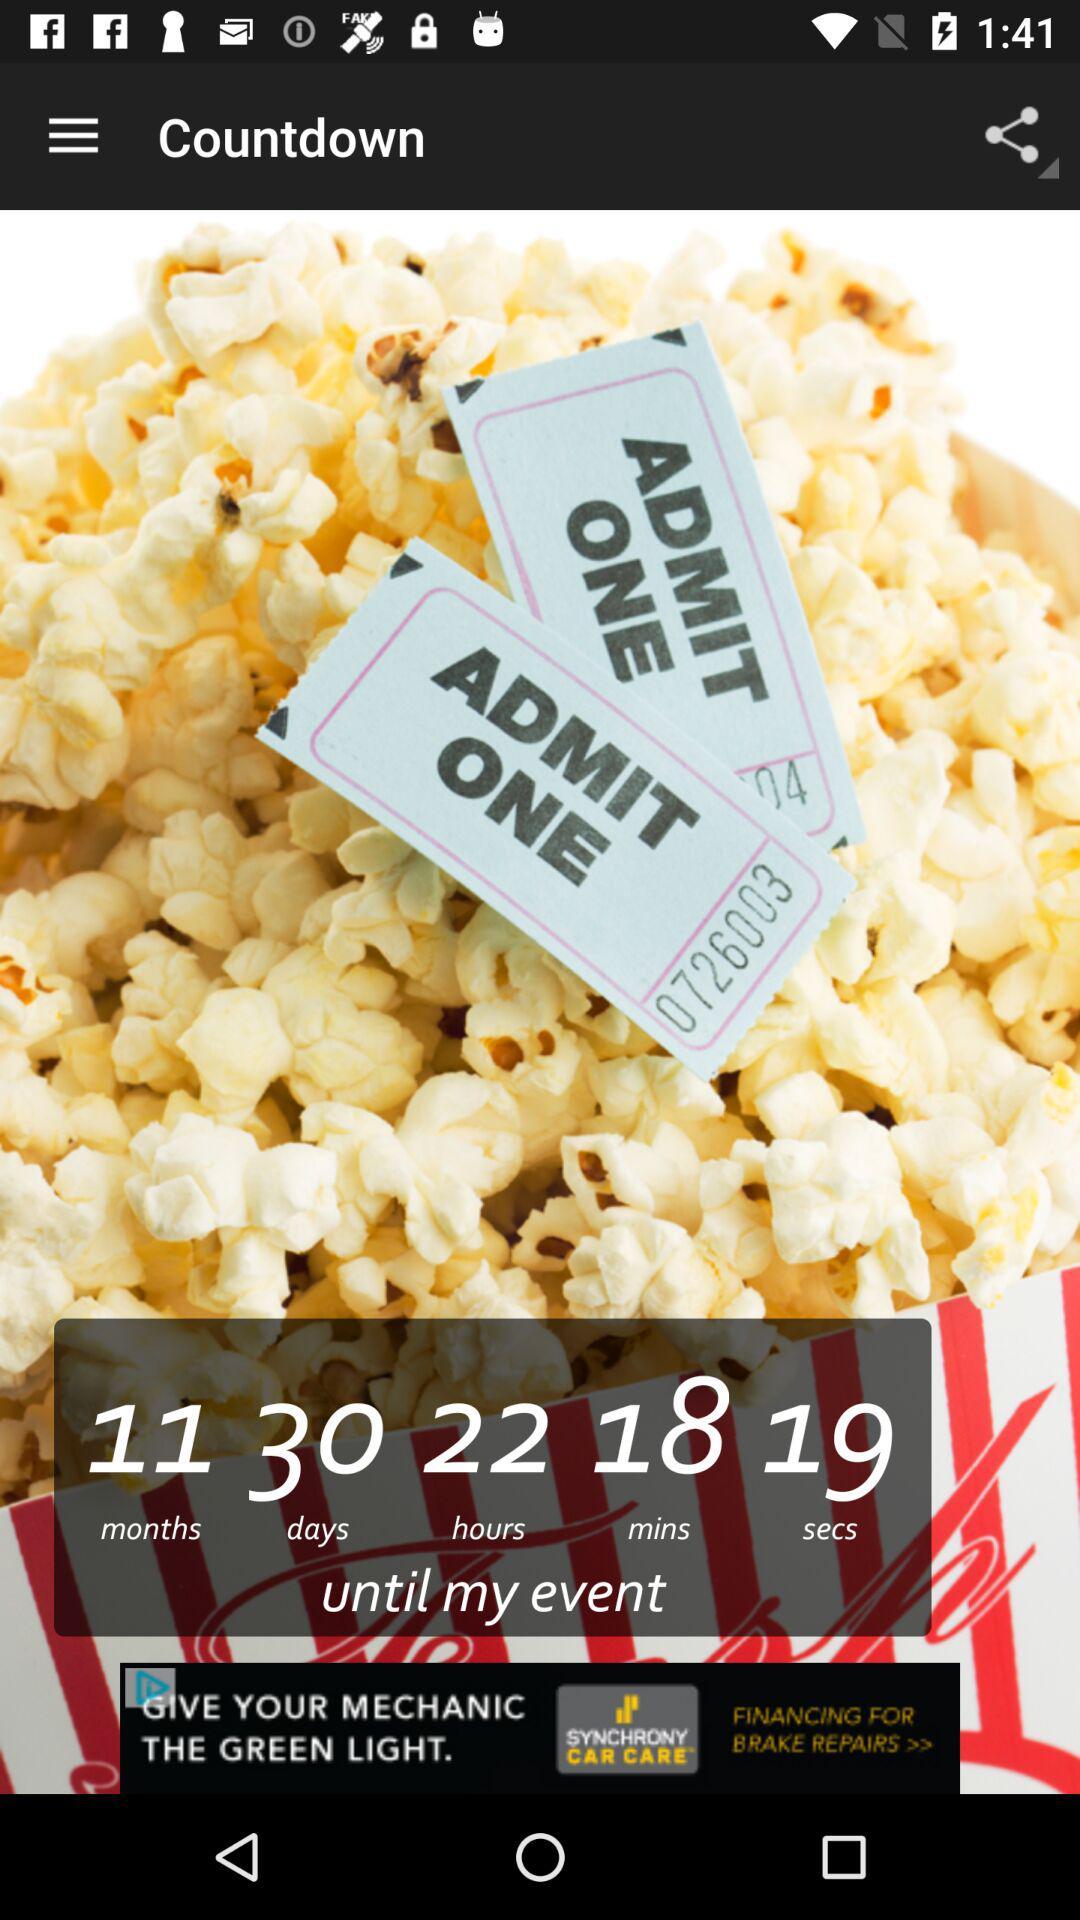 Image resolution: width=1080 pixels, height=1920 pixels. Describe the element at coordinates (540, 1727) in the screenshot. I see `synchrony car care advertisement` at that location.